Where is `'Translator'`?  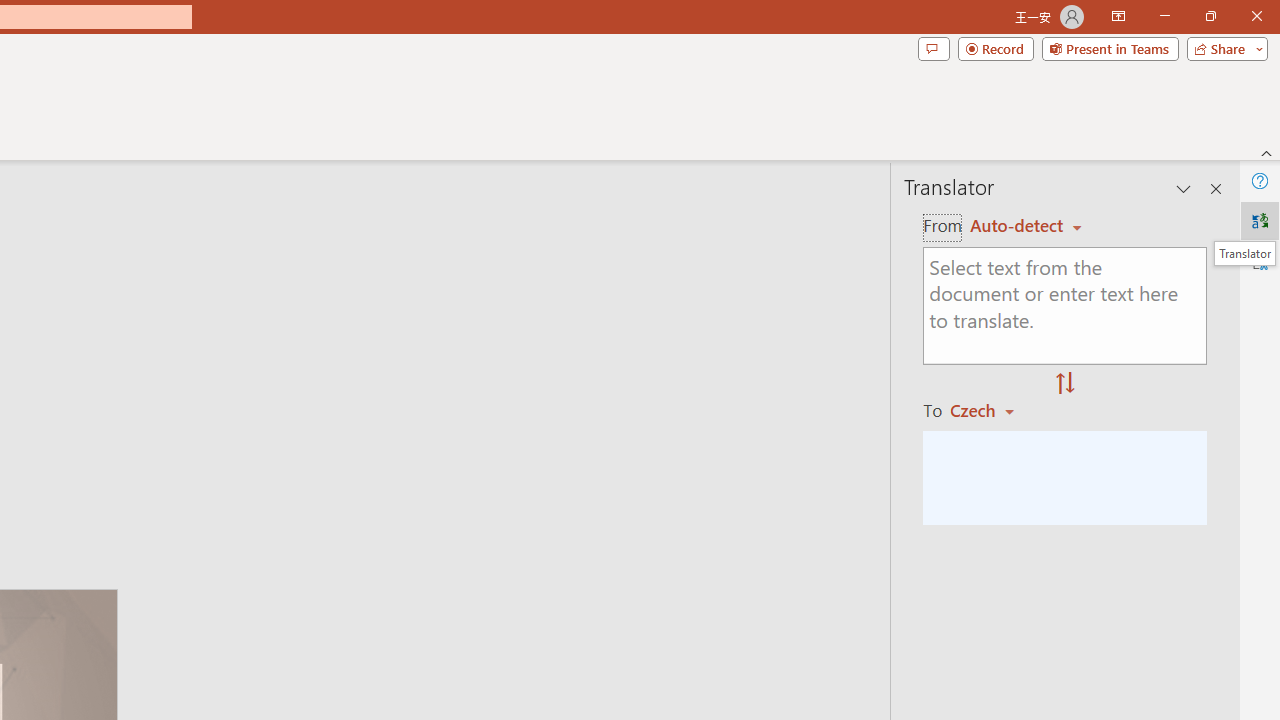 'Translator' is located at coordinates (1259, 221).